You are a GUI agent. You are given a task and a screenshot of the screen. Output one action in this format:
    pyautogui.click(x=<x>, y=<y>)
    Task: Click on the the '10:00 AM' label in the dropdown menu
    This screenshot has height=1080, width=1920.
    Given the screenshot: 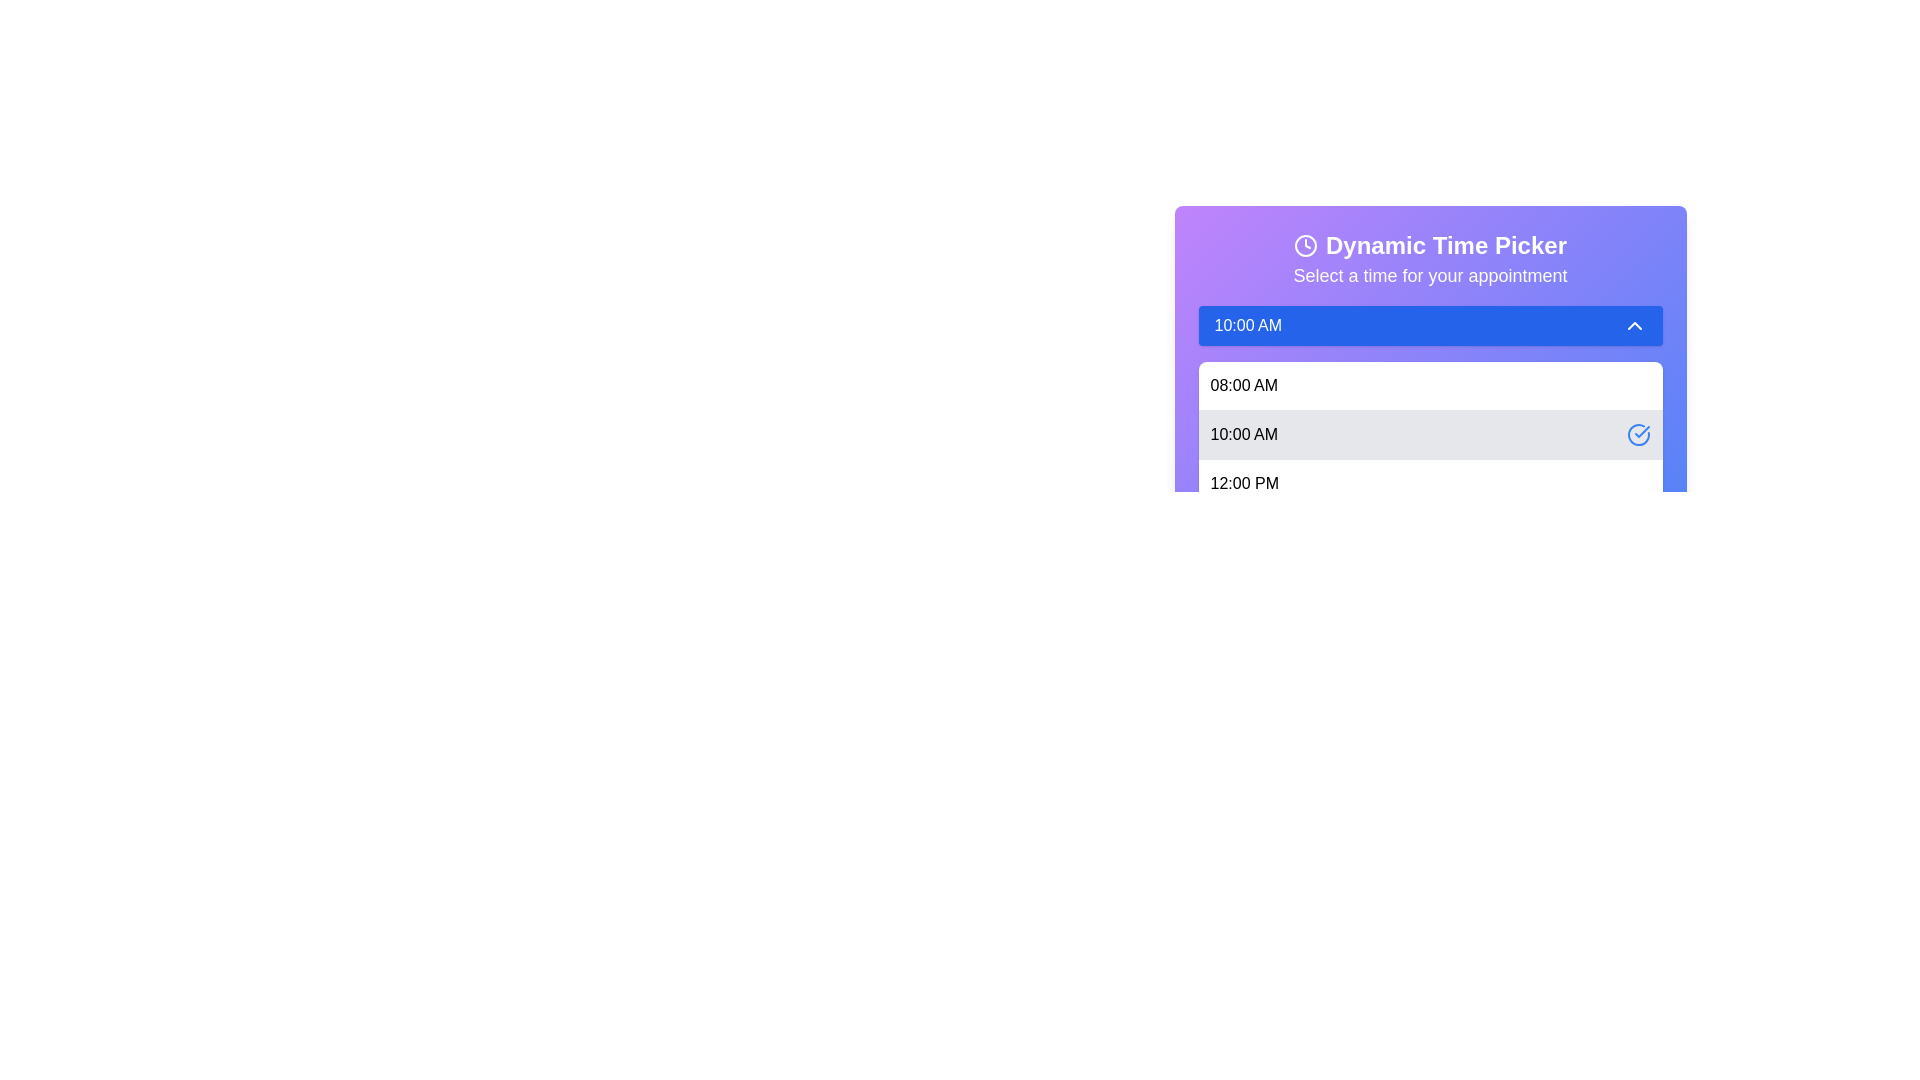 What is the action you would take?
    pyautogui.click(x=1247, y=325)
    